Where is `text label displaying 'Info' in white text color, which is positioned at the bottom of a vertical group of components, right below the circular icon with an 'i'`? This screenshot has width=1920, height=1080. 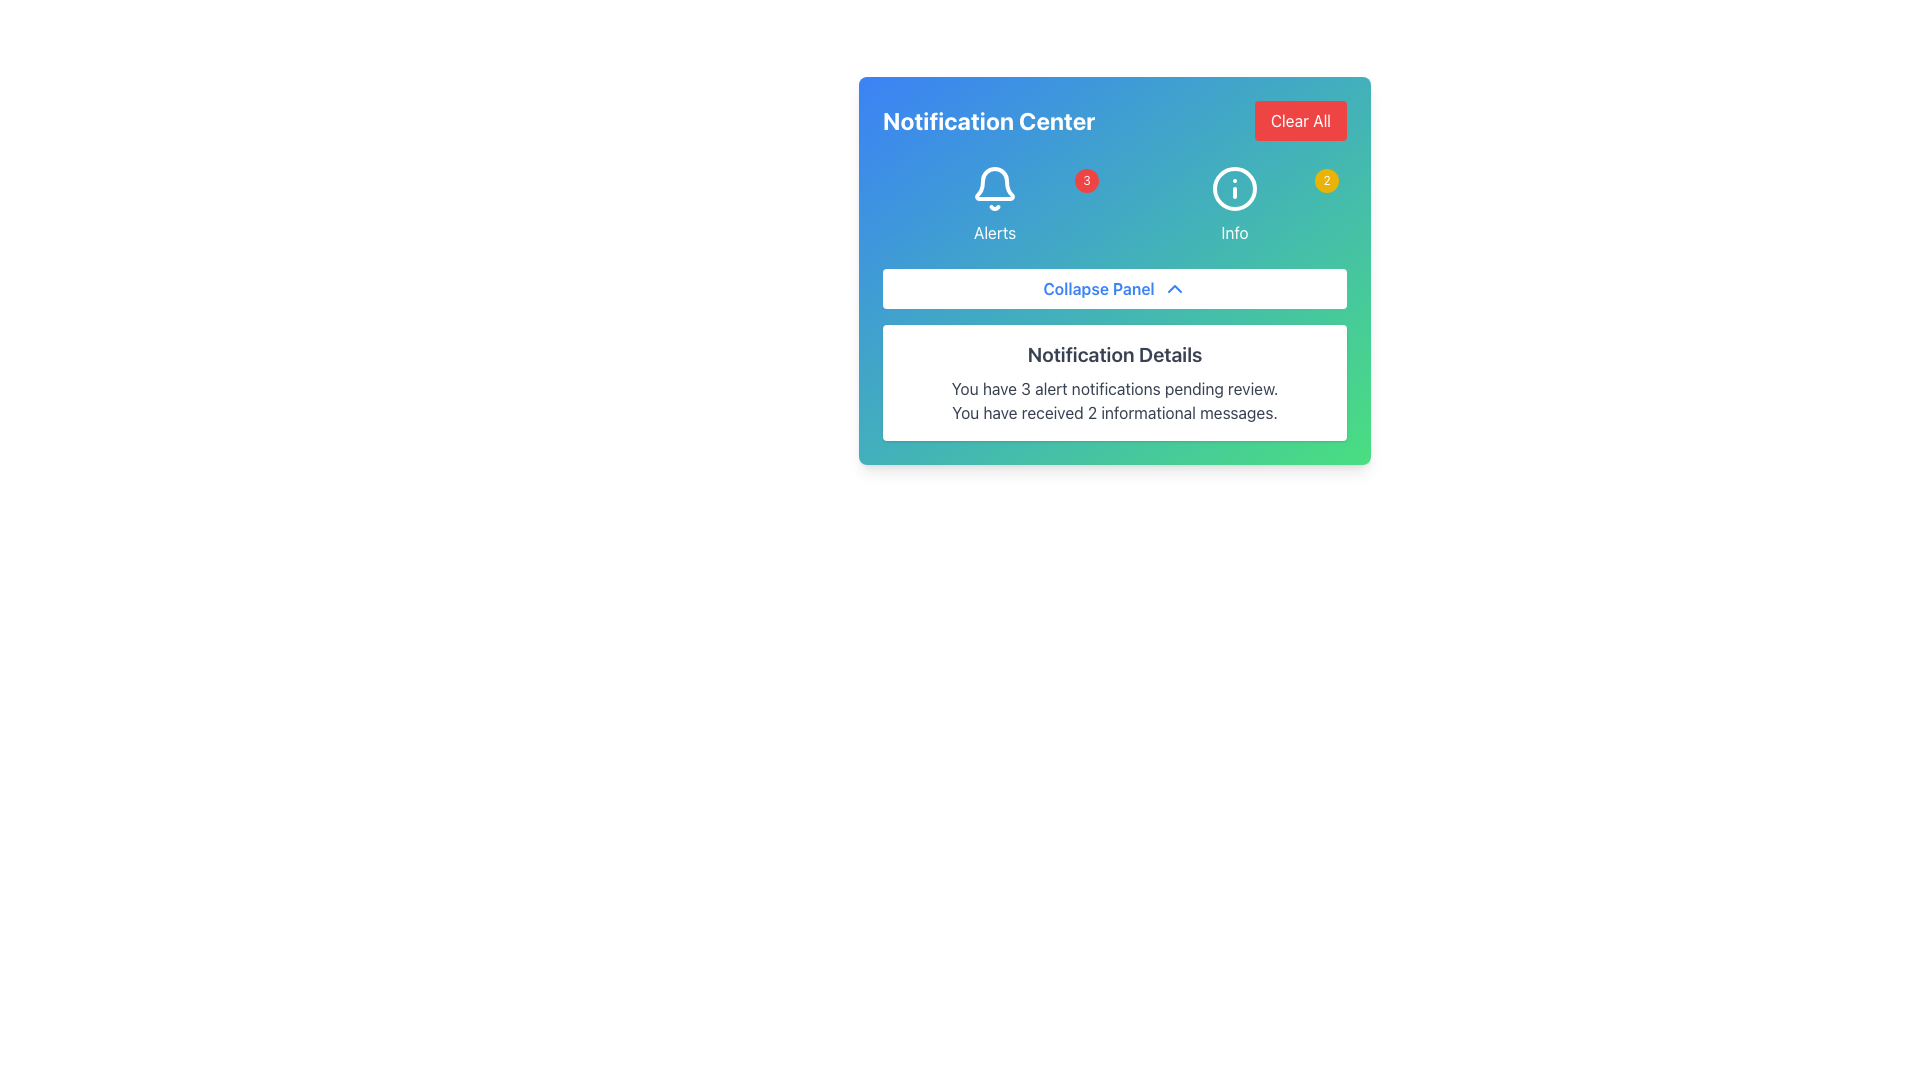 text label displaying 'Info' in white text color, which is positioned at the bottom of a vertical group of components, right below the circular icon with an 'i' is located at coordinates (1233, 231).